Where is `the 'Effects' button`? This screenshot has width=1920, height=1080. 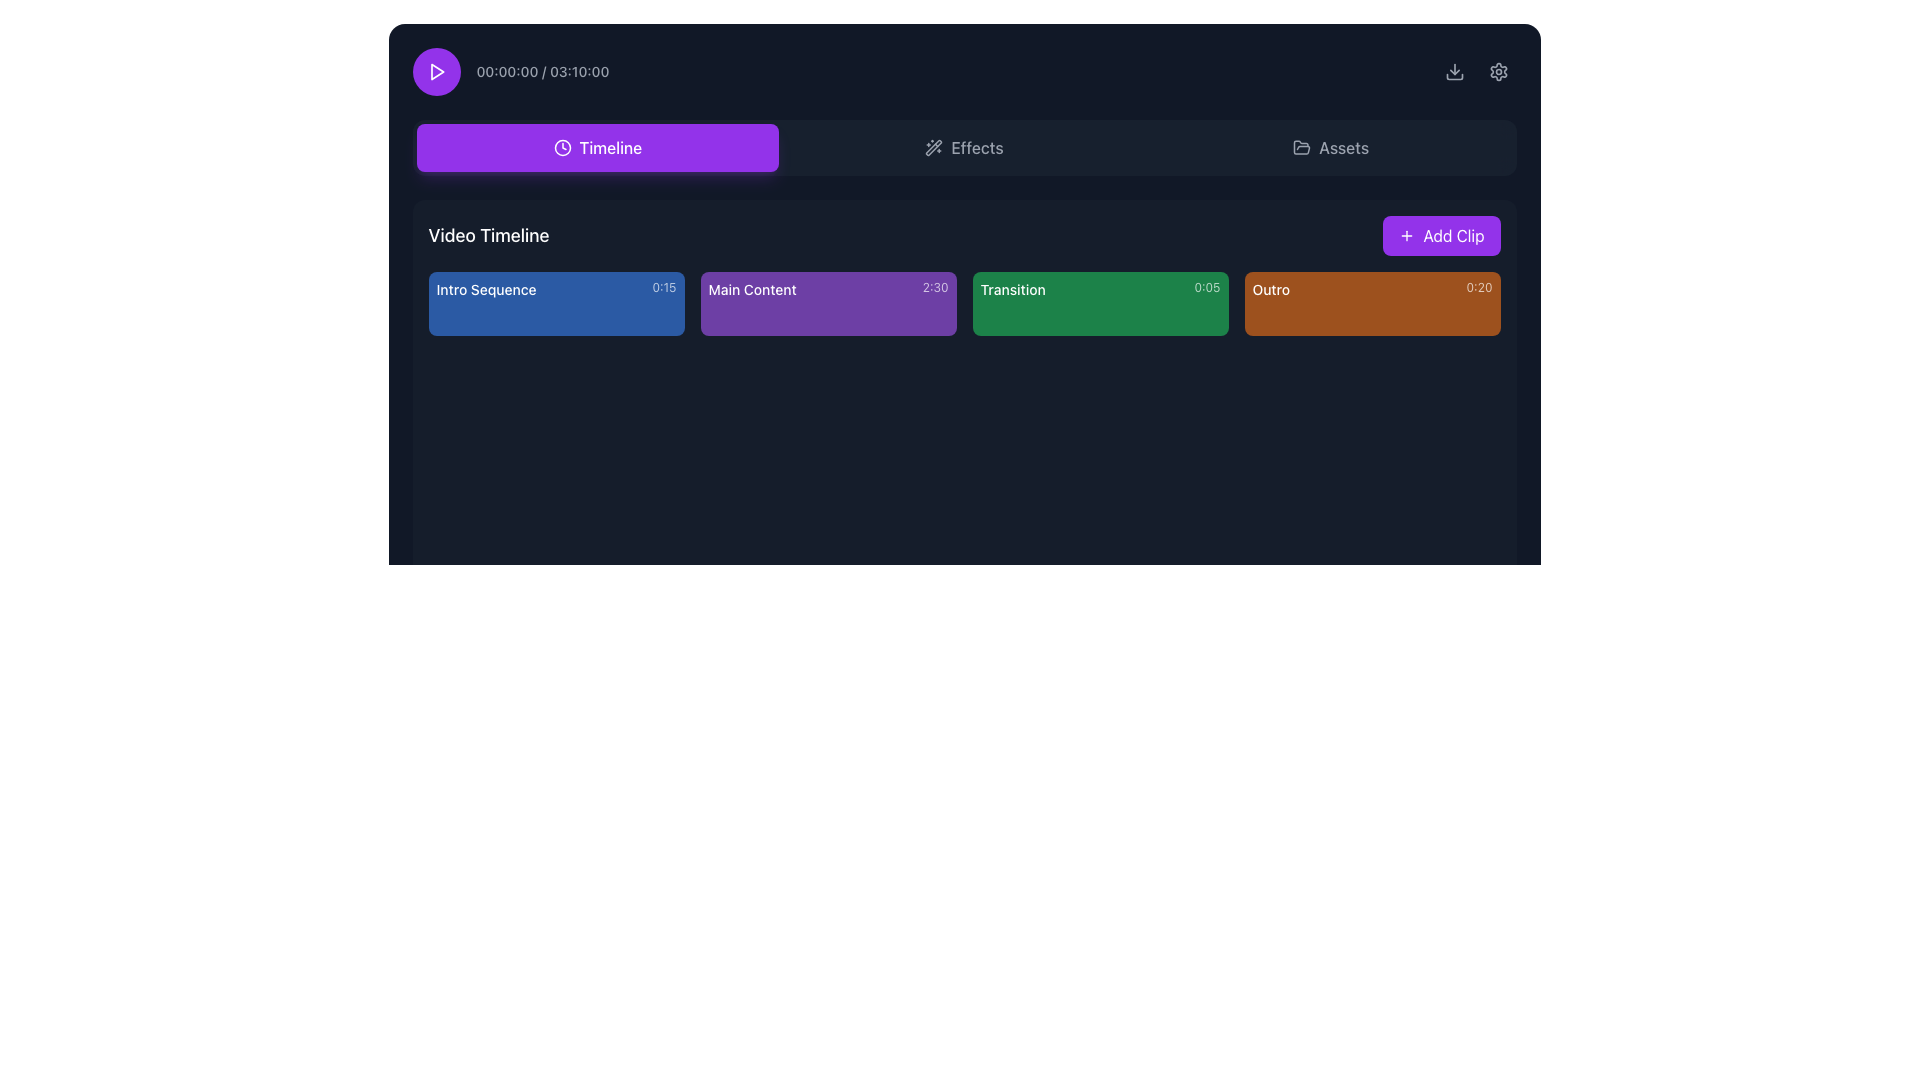
the 'Effects' button is located at coordinates (964, 146).